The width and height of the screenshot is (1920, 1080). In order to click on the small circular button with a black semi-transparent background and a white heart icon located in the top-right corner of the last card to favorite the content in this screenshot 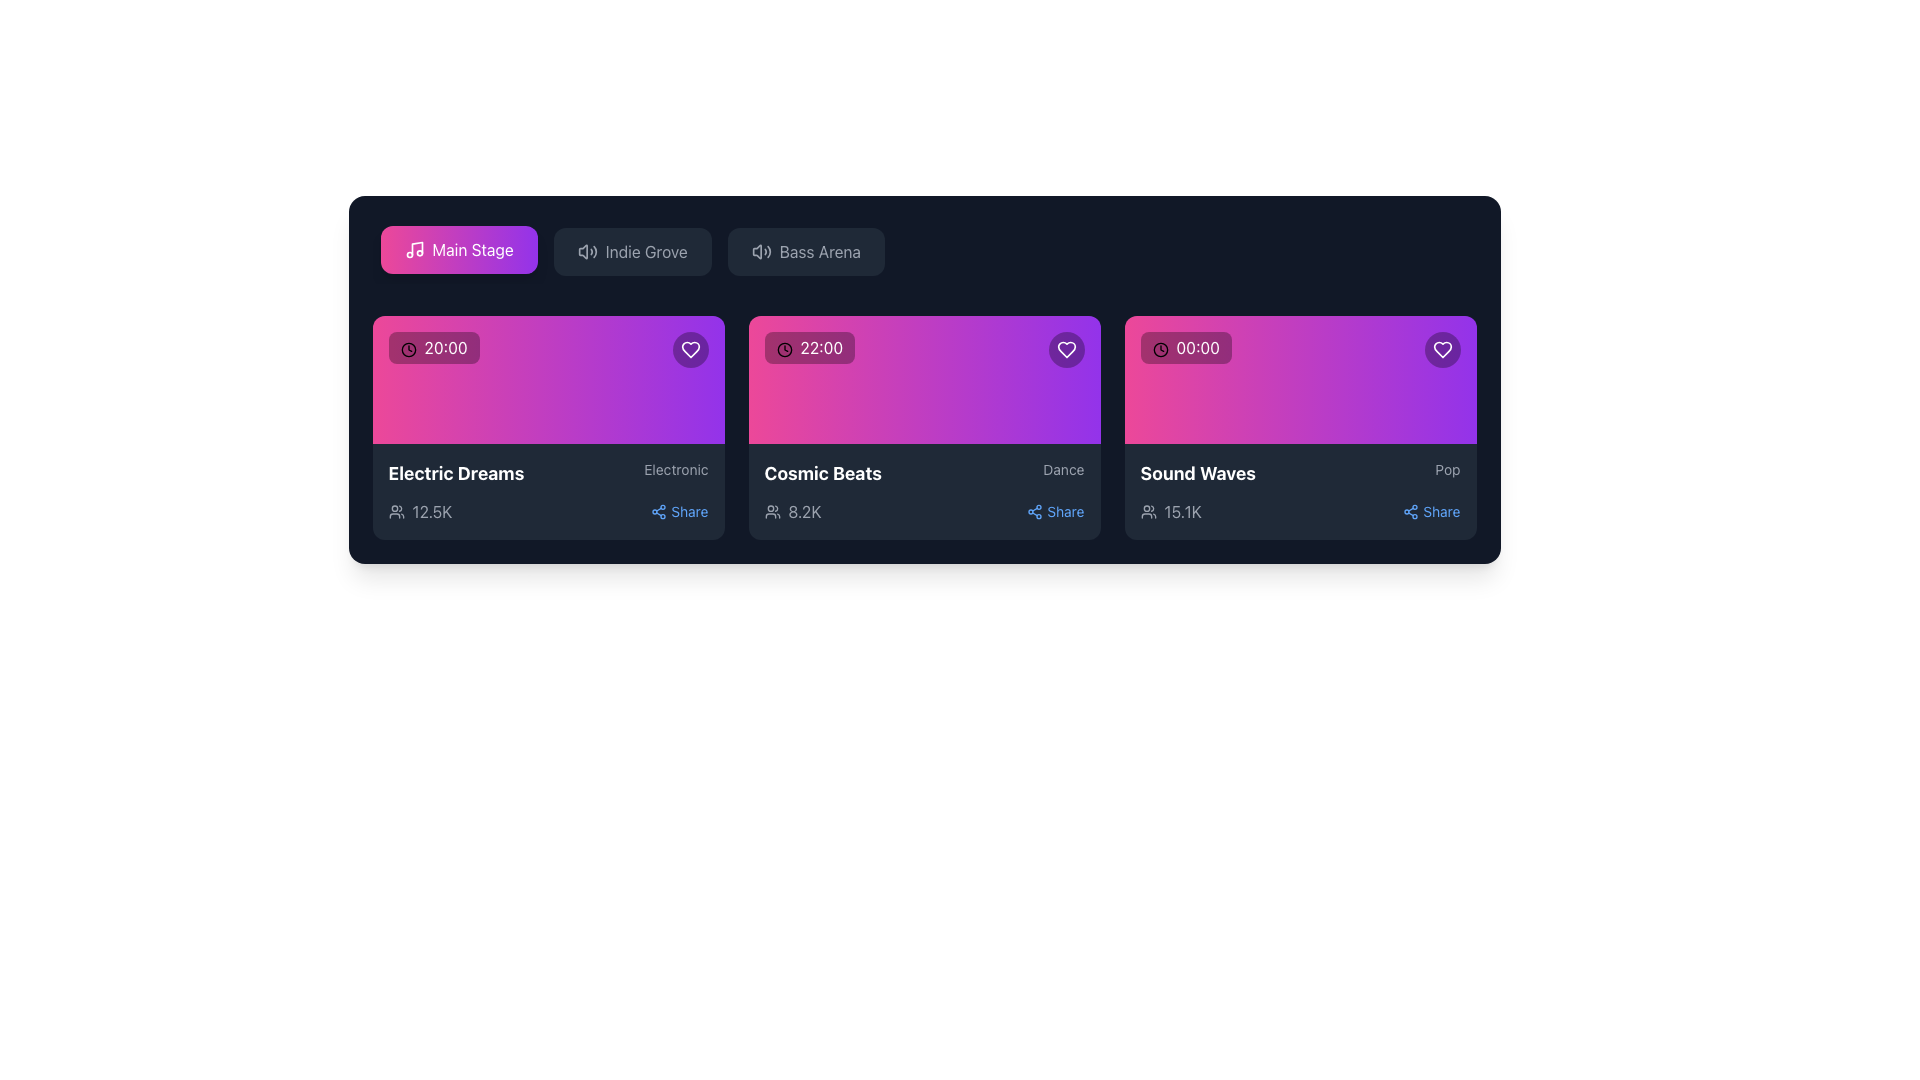, I will do `click(1442, 349)`.